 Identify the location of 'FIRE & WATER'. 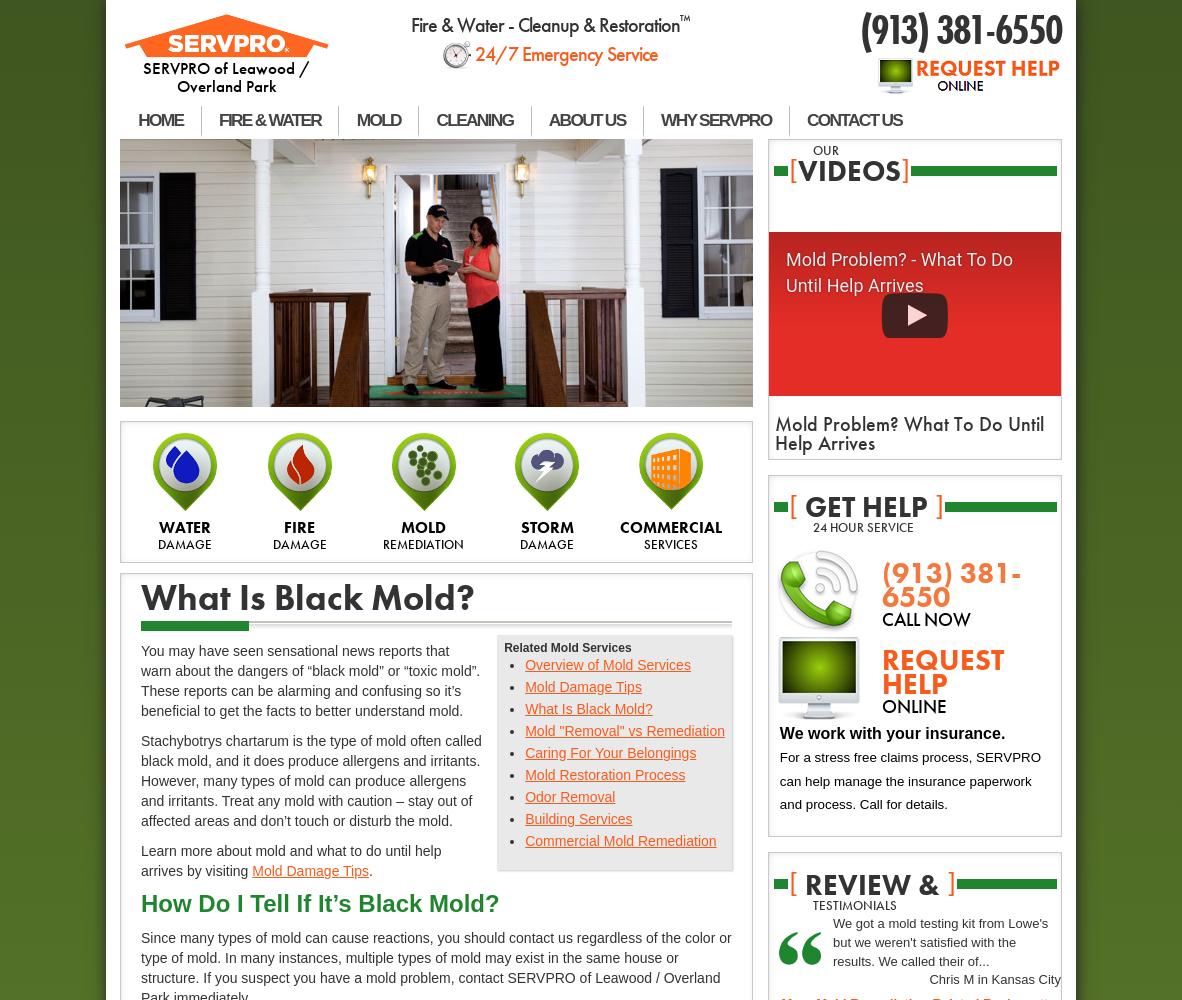
(268, 119).